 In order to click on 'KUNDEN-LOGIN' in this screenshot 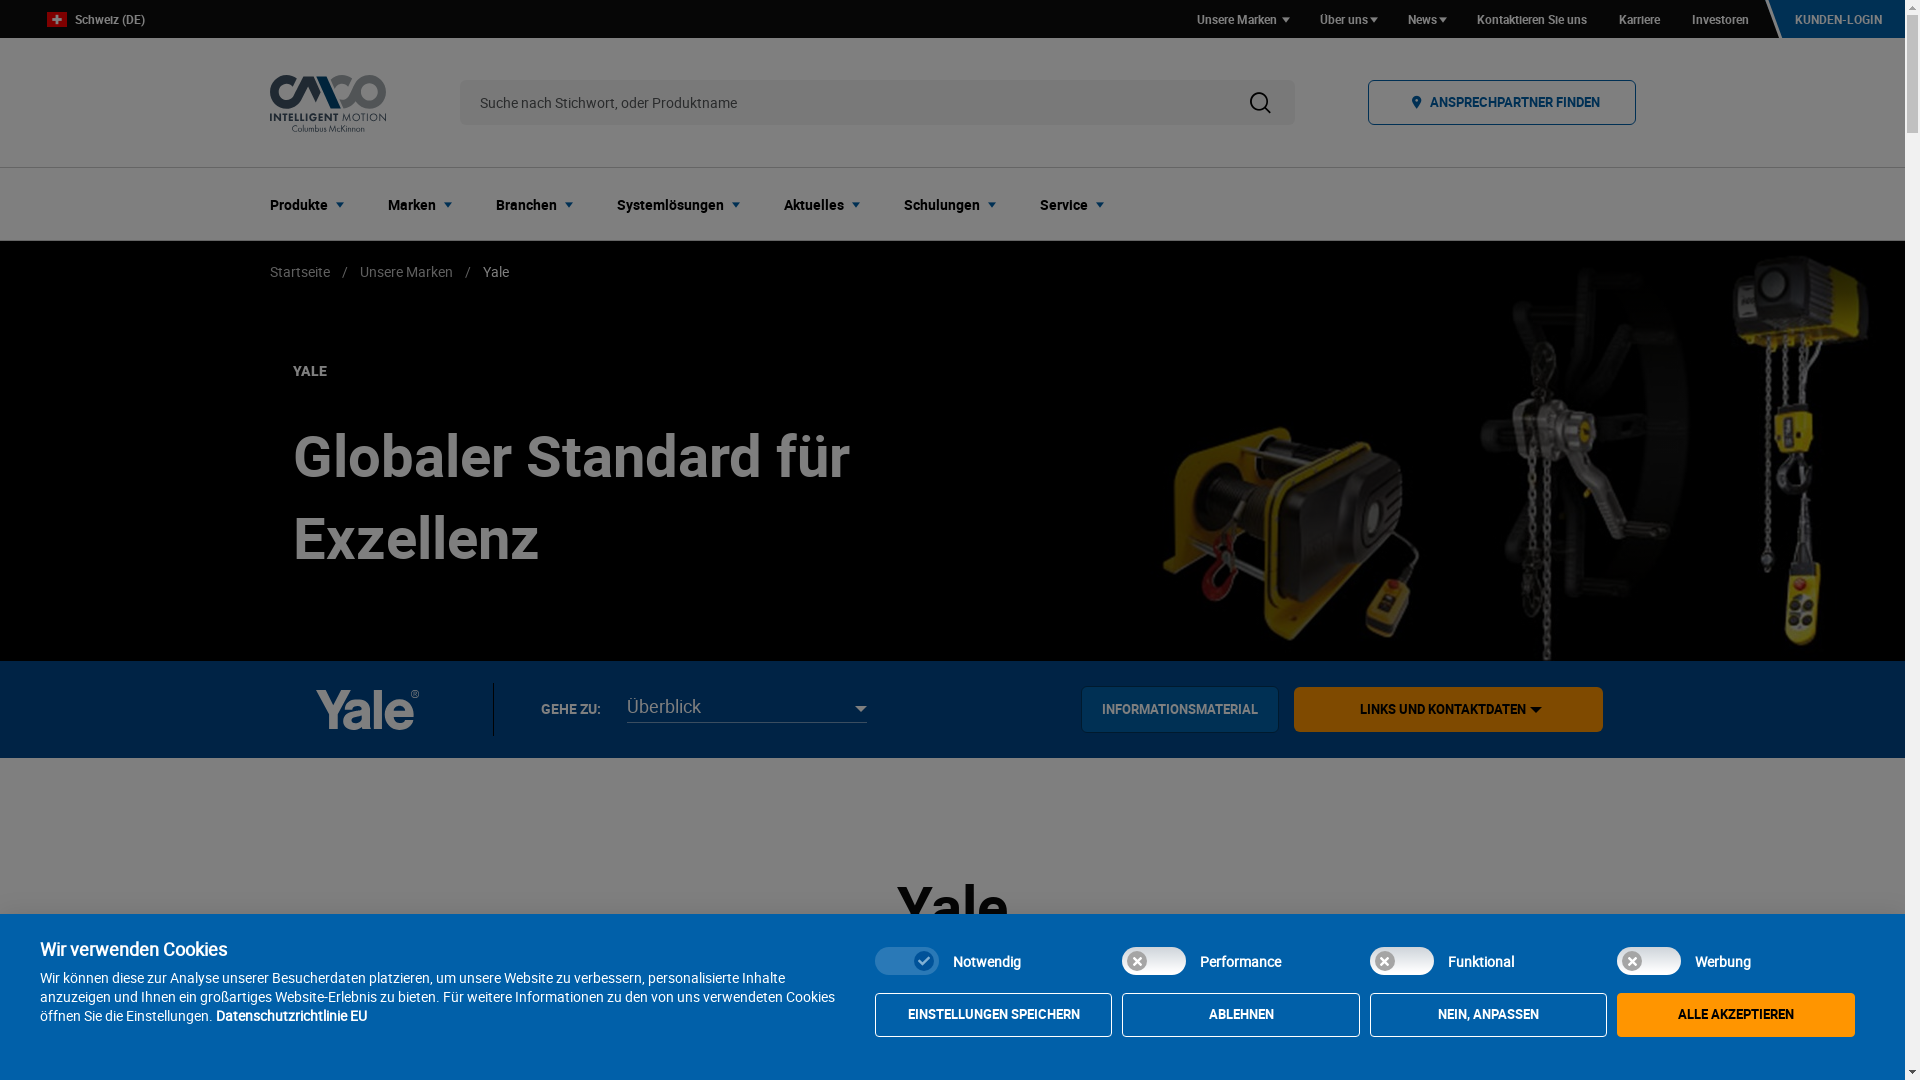, I will do `click(1834, 19)`.